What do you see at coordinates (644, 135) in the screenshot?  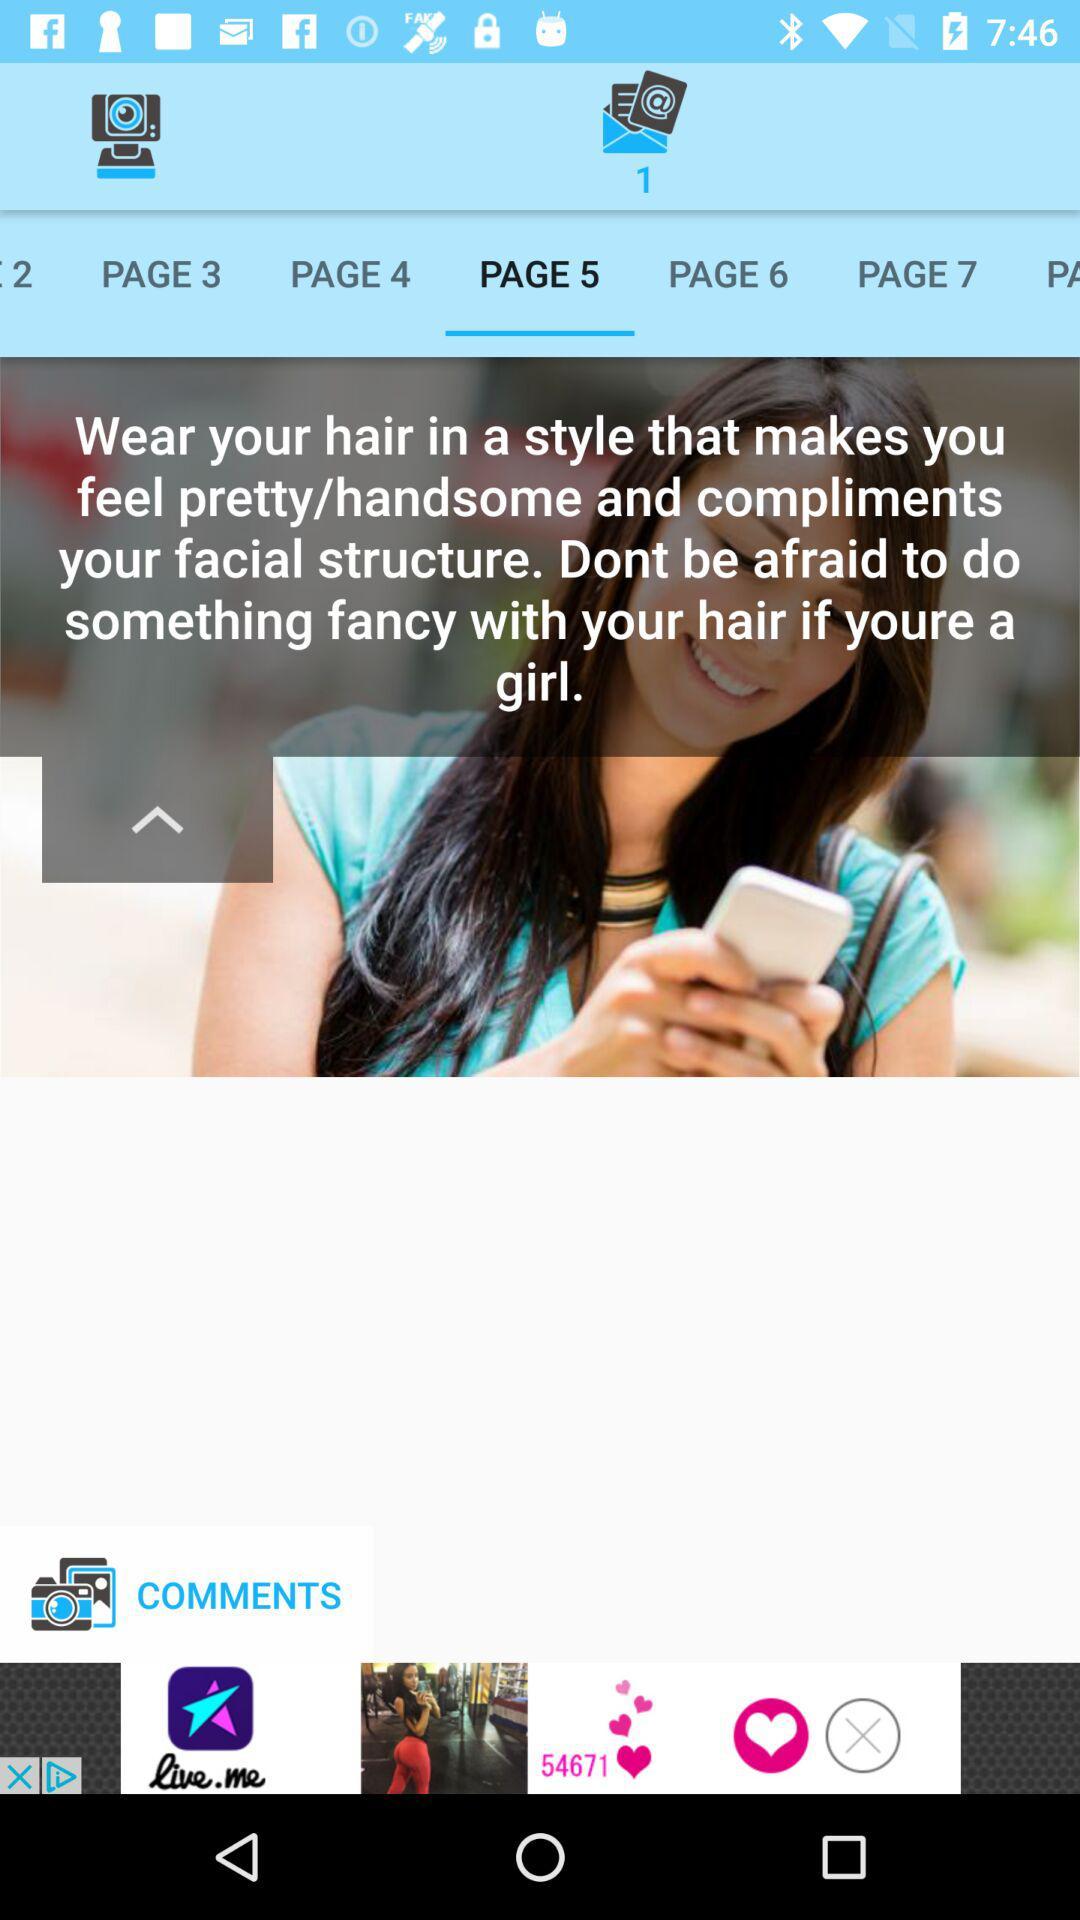 I see `the symbol which is above page 5` at bounding box center [644, 135].